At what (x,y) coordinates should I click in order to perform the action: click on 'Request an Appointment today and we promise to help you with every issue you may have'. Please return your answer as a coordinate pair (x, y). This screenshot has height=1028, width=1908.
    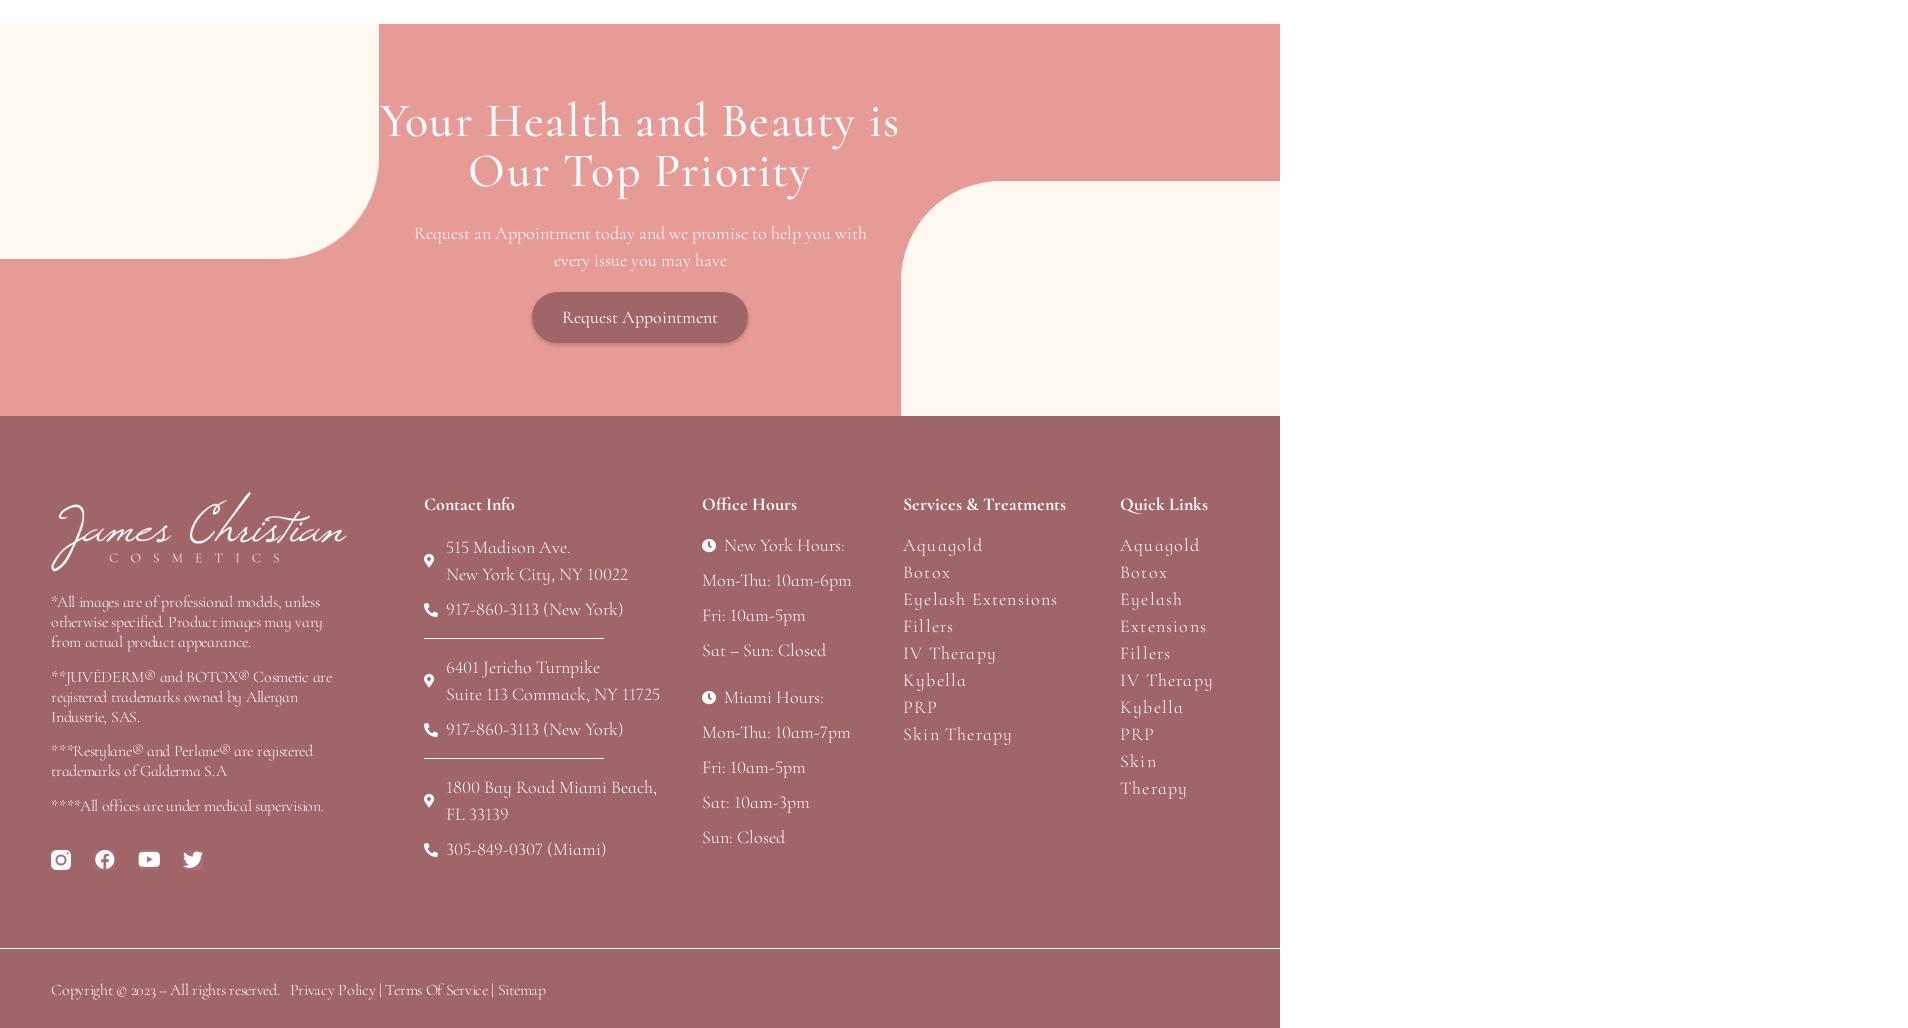
    Looking at the image, I should click on (638, 245).